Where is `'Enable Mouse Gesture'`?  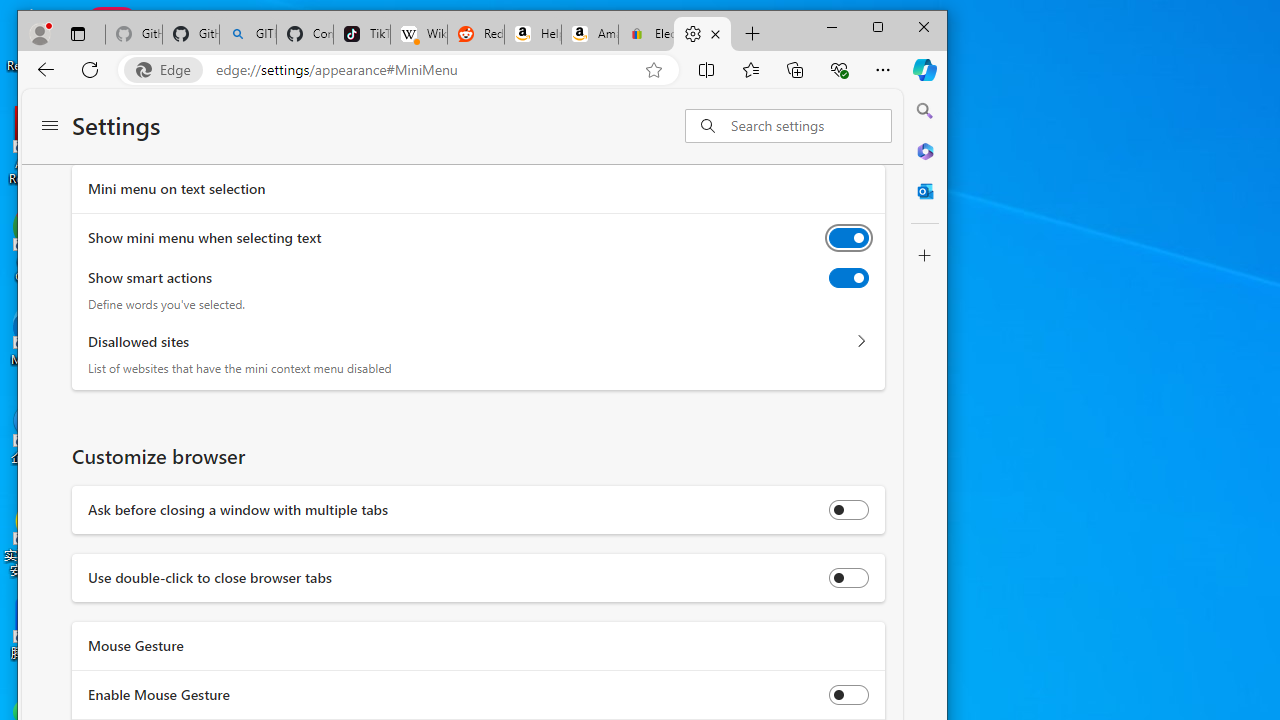
'Enable Mouse Gesture' is located at coordinates (849, 693).